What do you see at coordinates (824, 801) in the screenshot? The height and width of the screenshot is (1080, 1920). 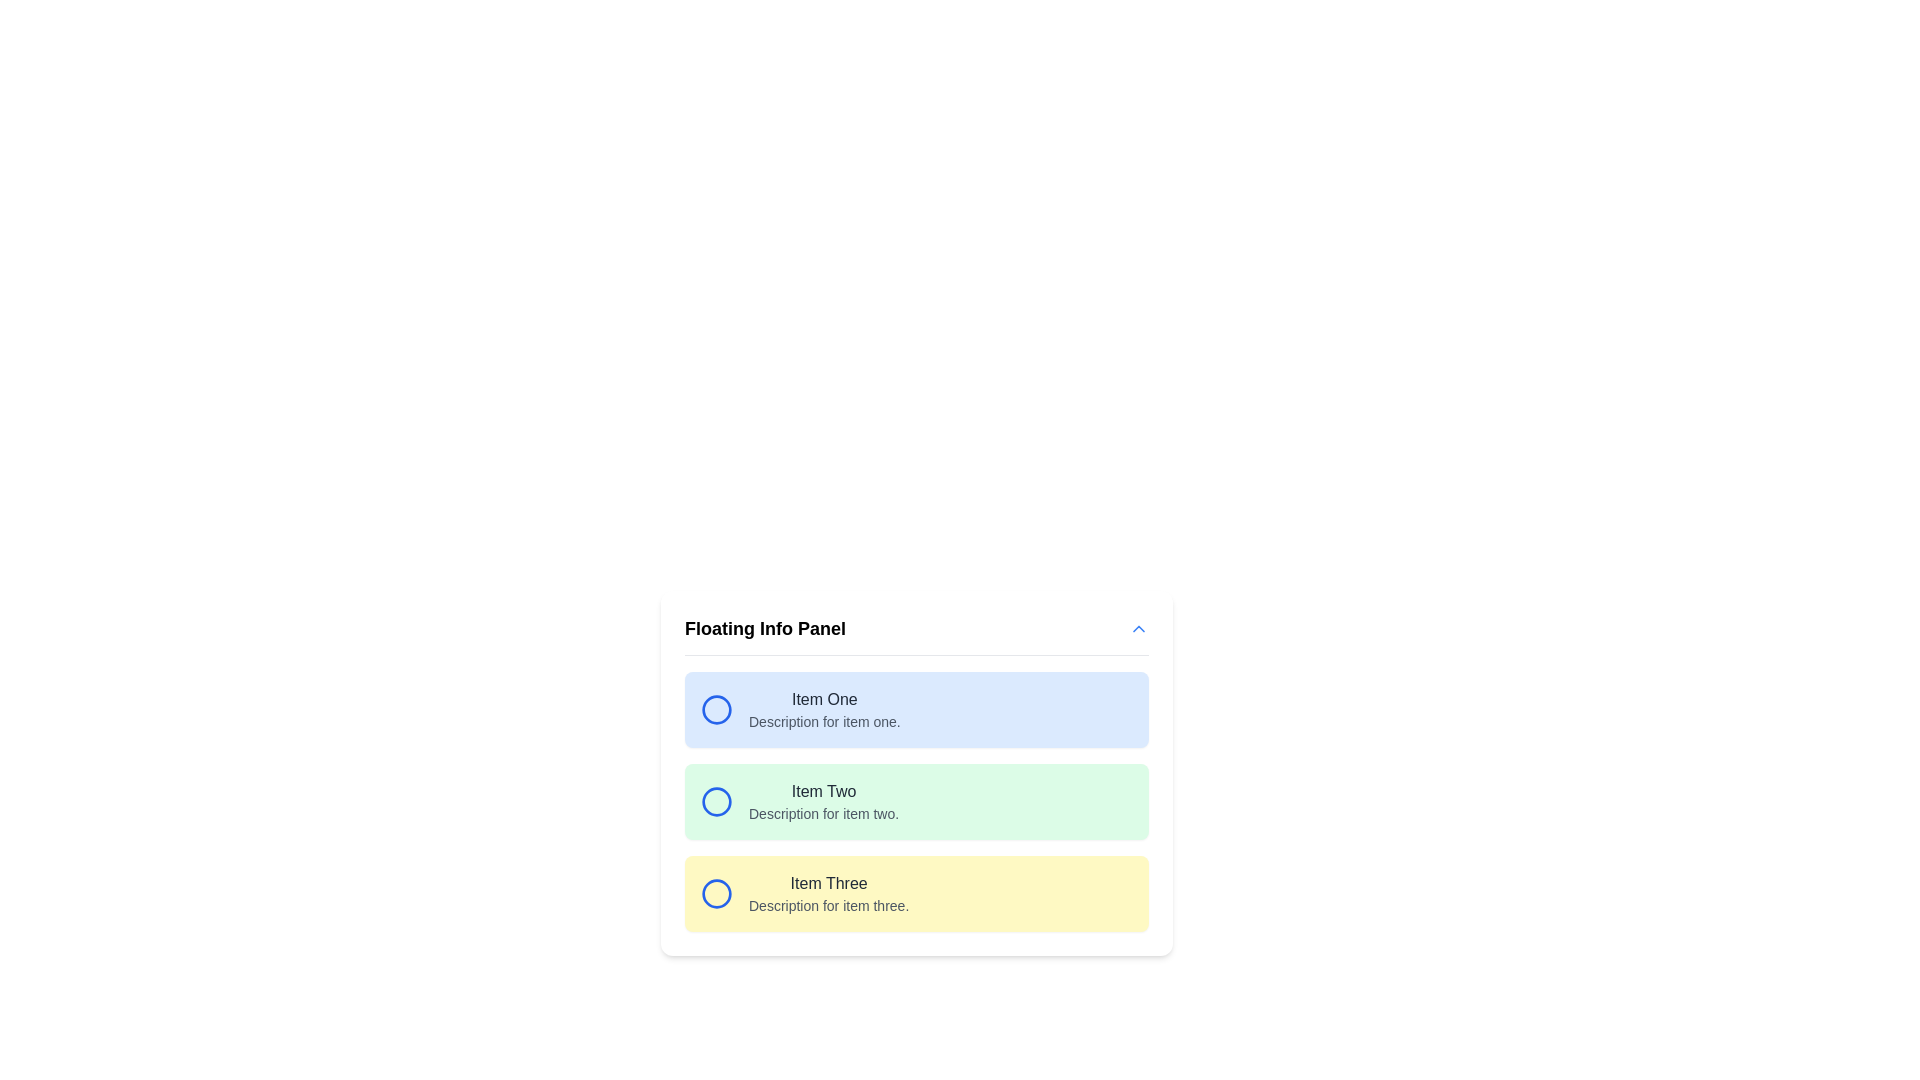 I see `the Text block titled 'Item Two' with a description 'Description for item two.' in the 'Floating Info Panel'` at bounding box center [824, 801].